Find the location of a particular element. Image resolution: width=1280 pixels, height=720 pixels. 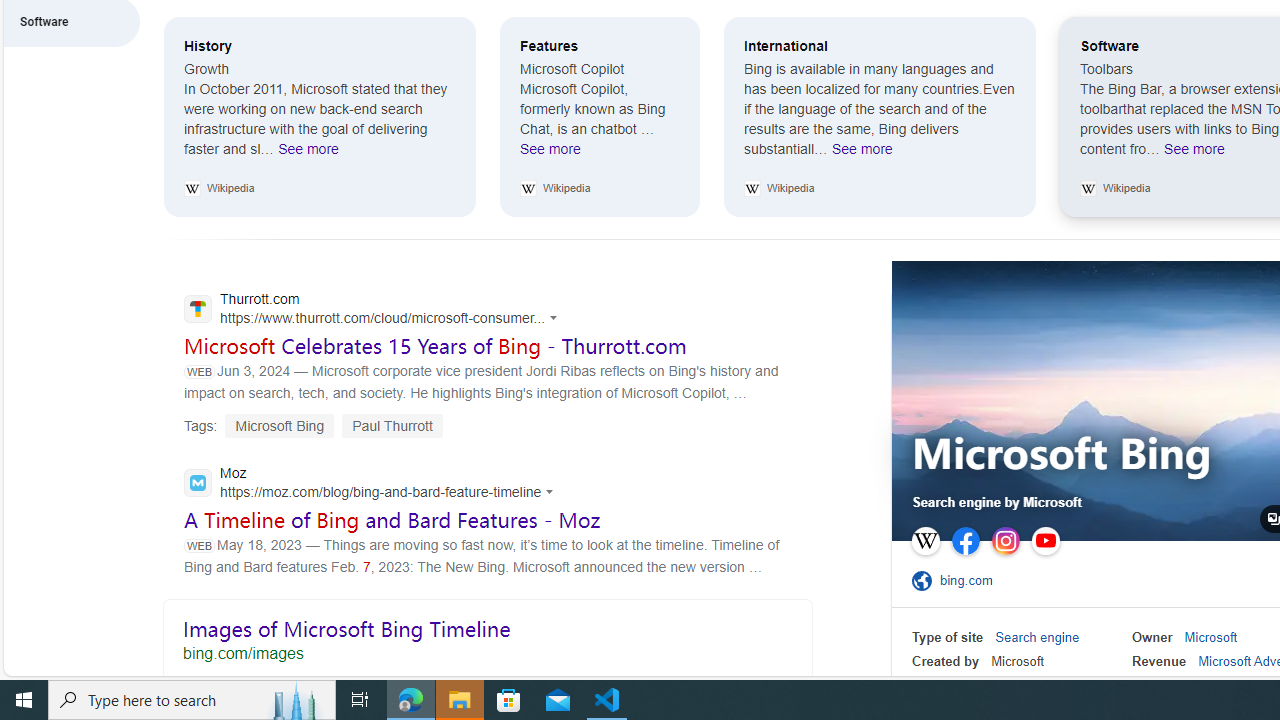

'Type of site' is located at coordinates (946, 637).